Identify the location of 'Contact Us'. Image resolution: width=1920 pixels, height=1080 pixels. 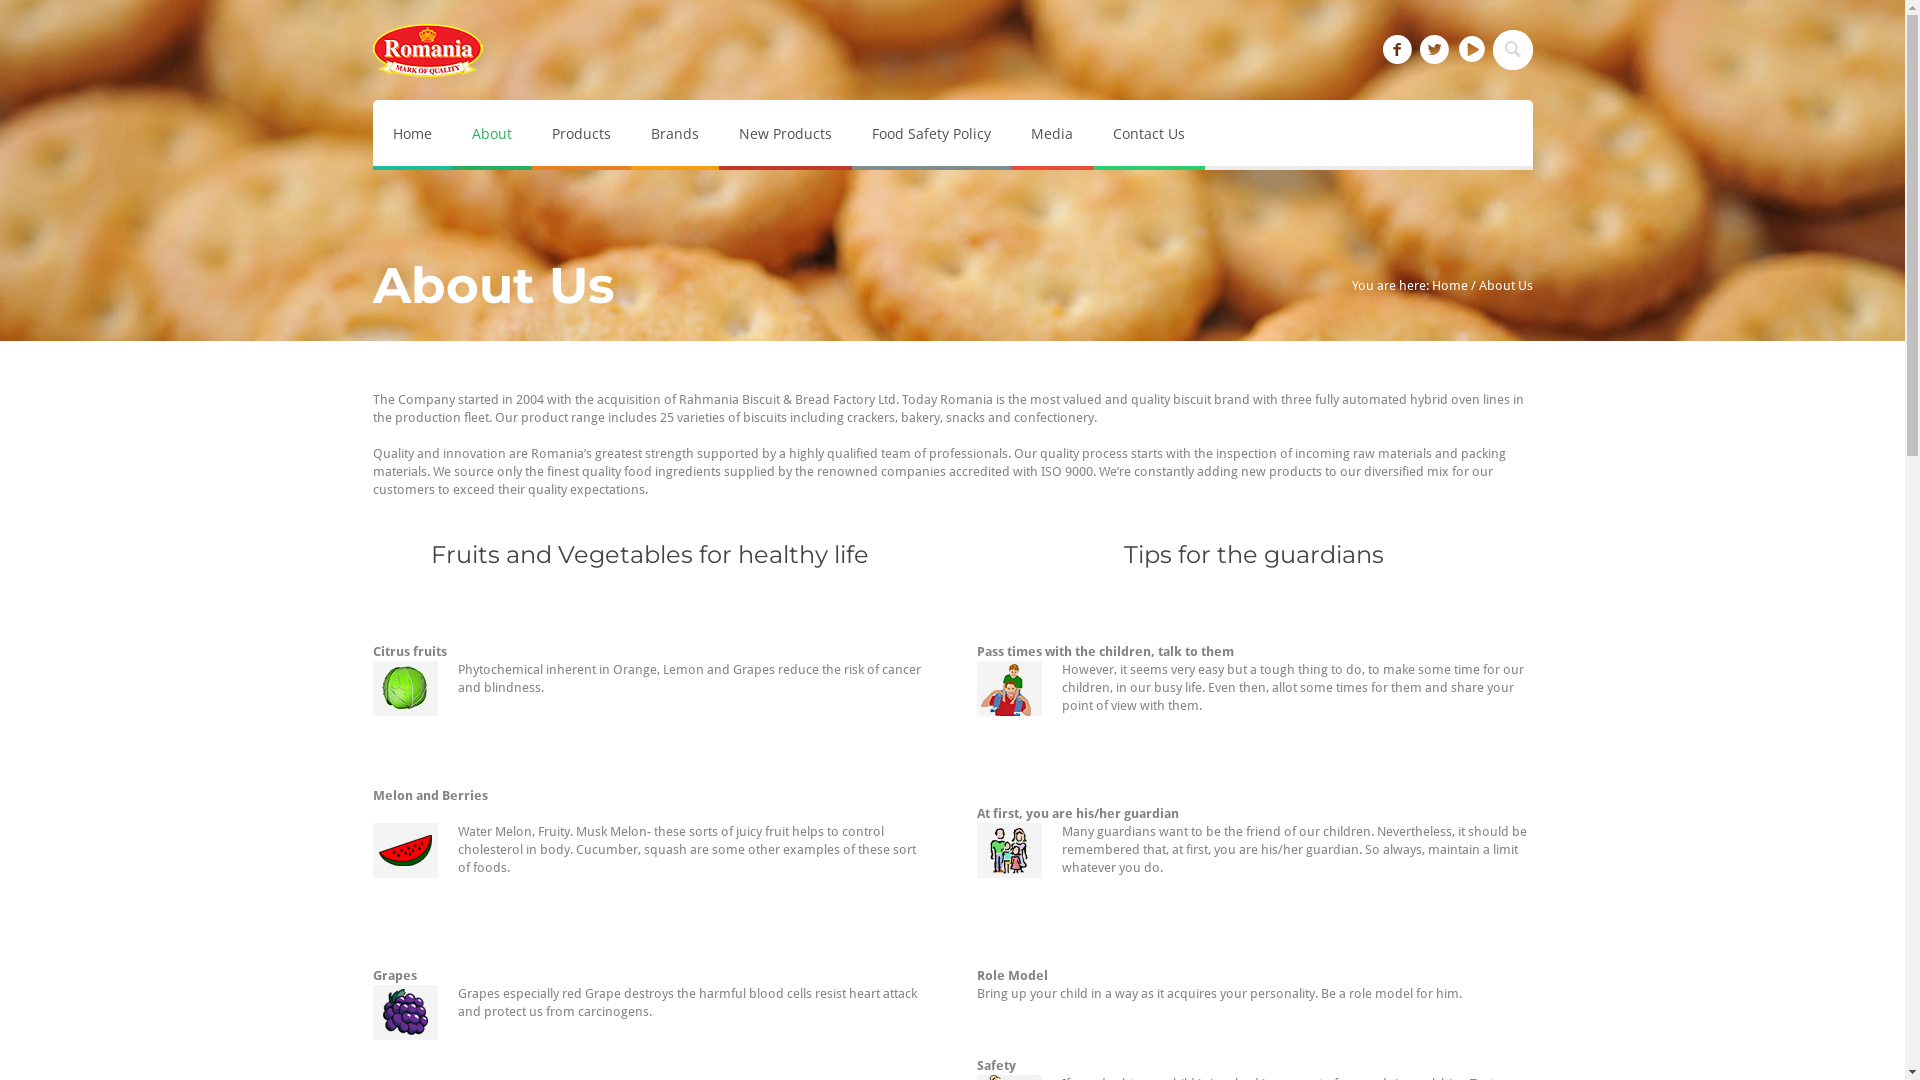
(1147, 135).